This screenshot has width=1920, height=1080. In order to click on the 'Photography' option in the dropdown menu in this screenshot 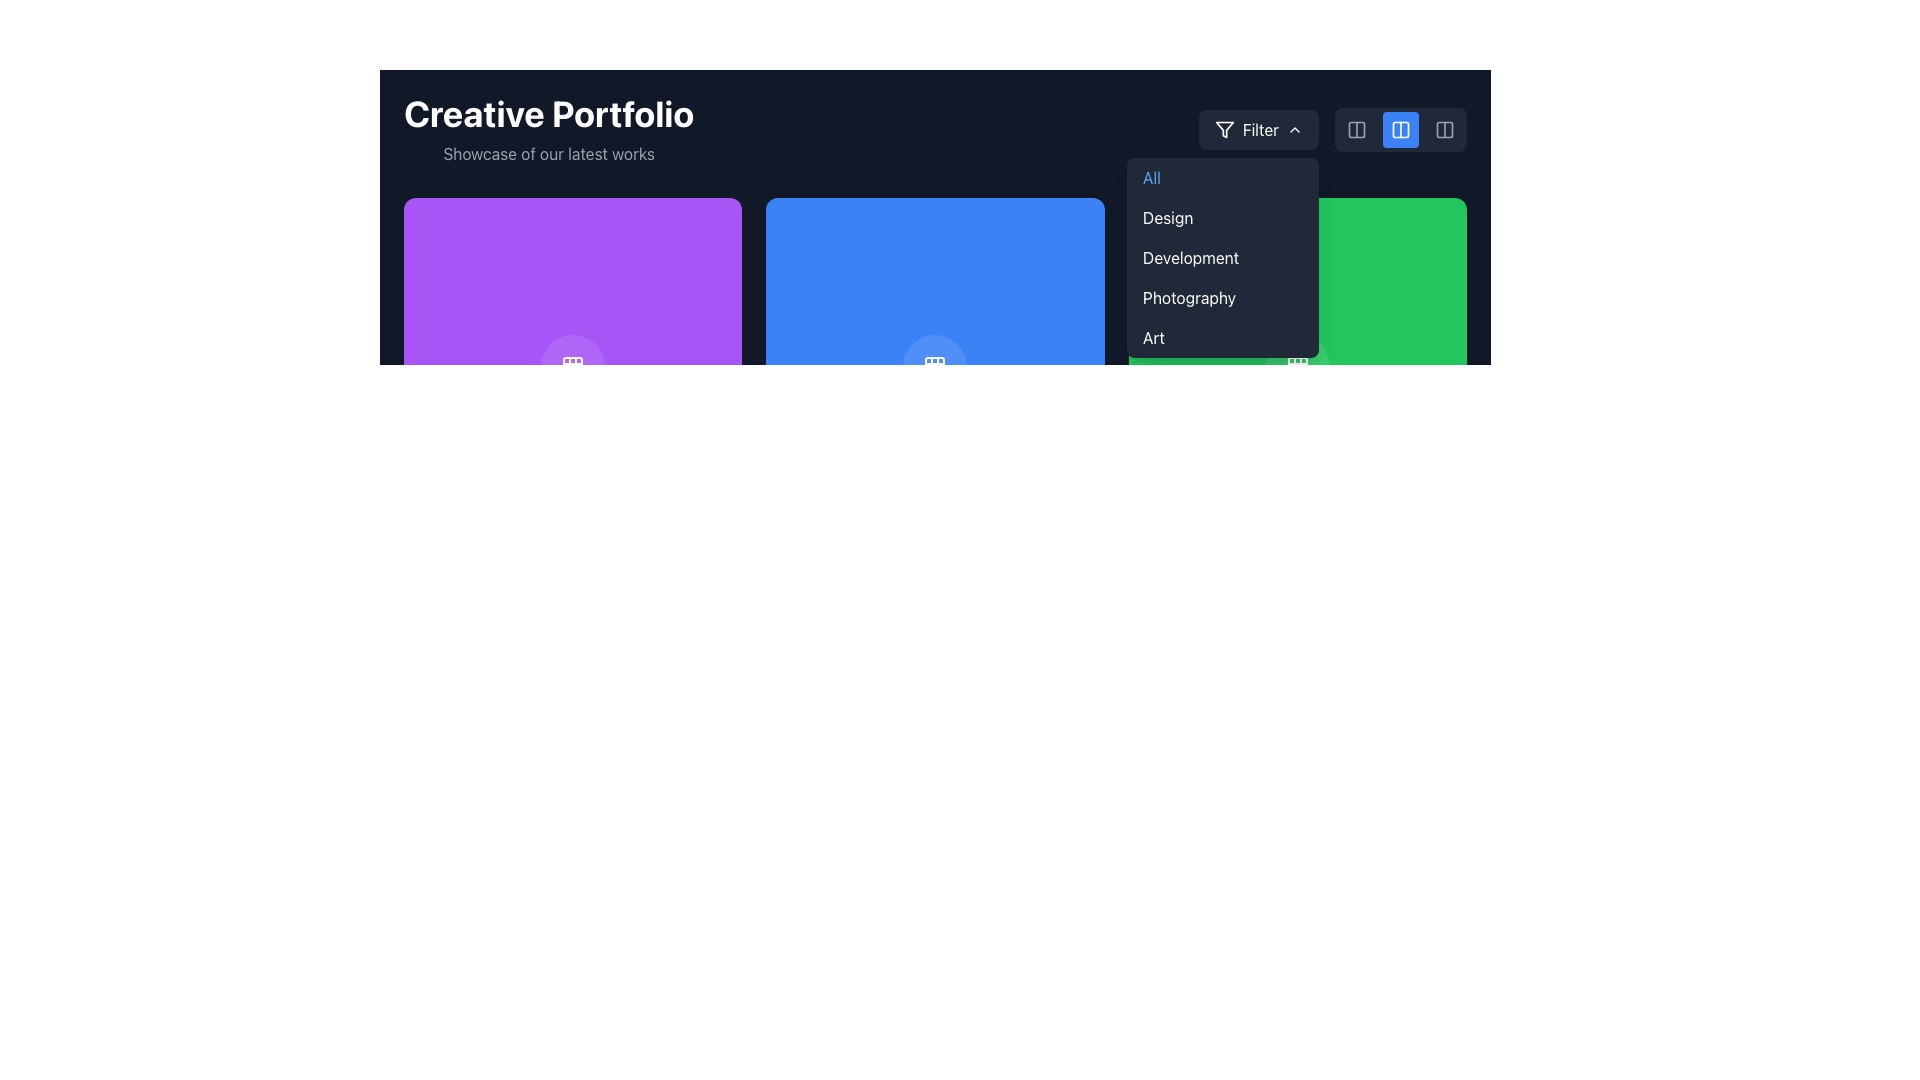, I will do `click(1222, 297)`.